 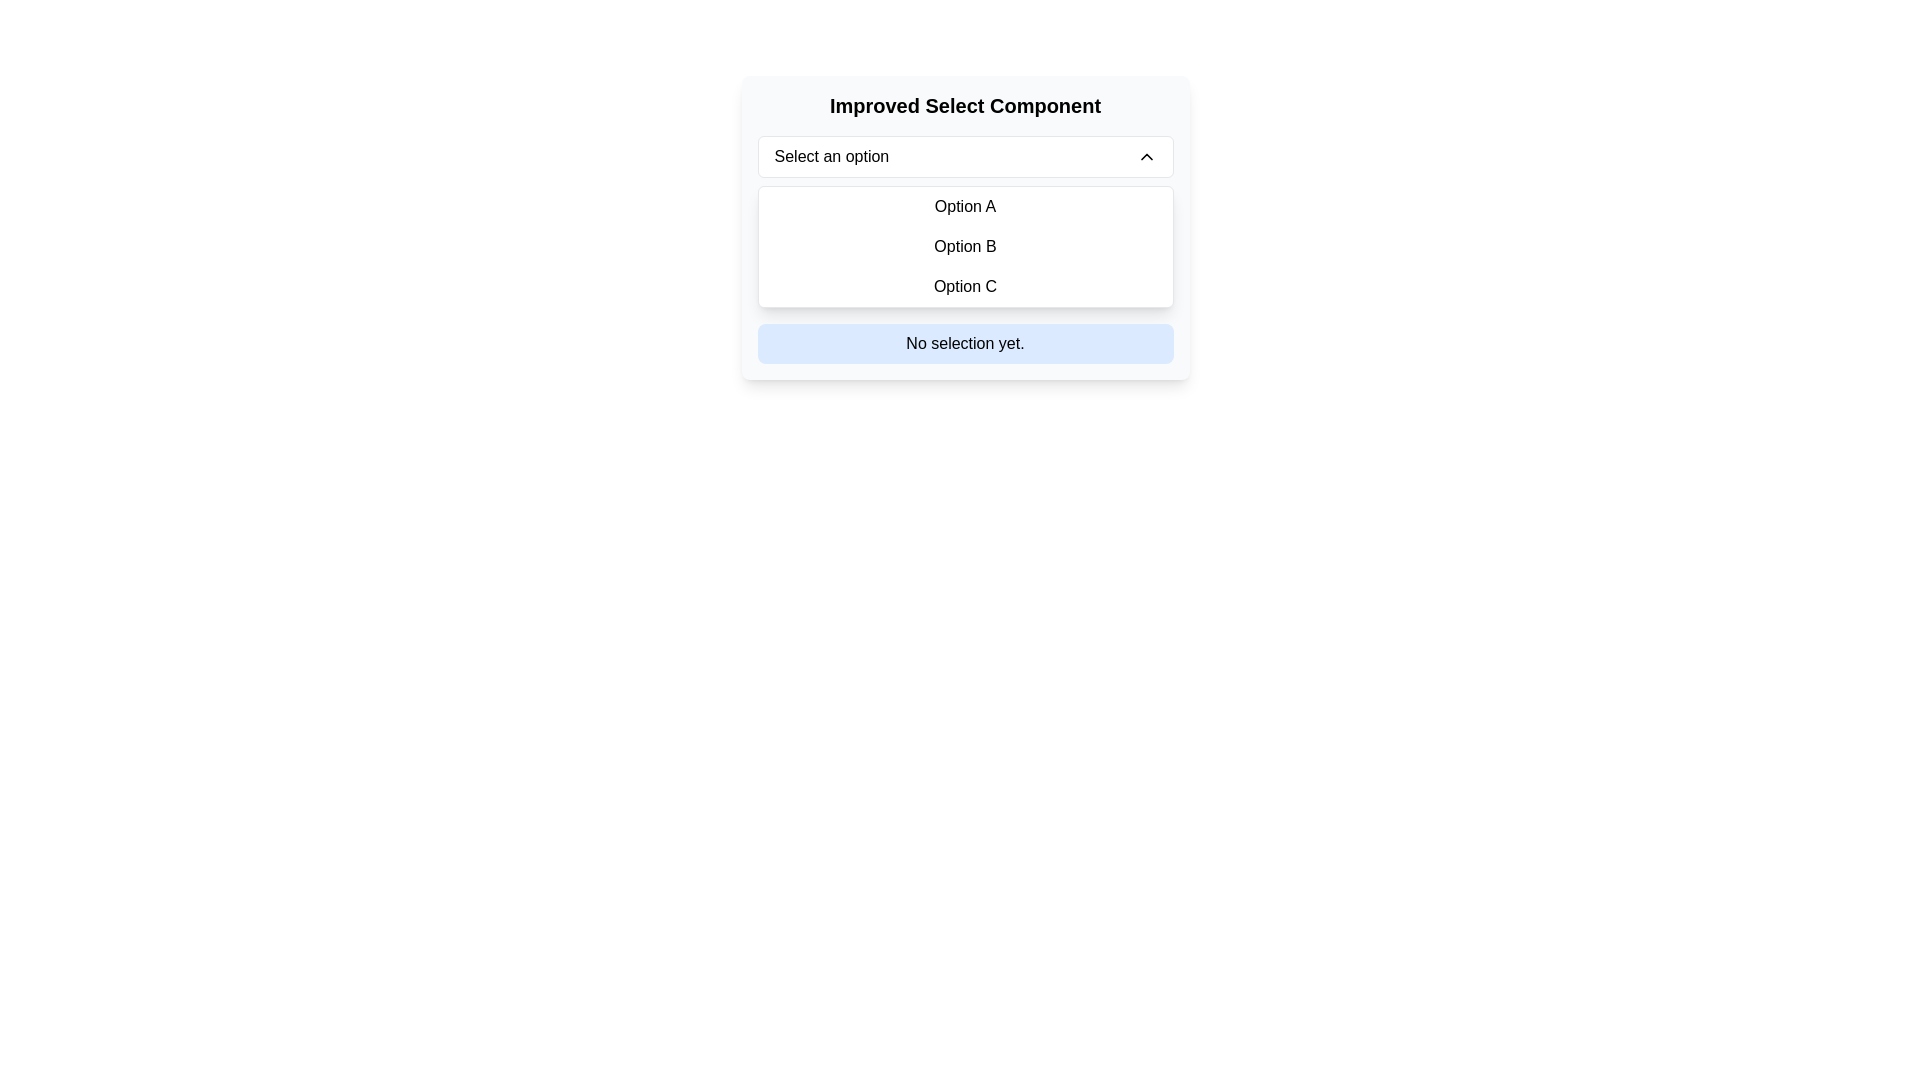 I want to click on the blue-colored notification box that displays the text 'No selection yet.' located within the 'Improved Select Component' panel, so click(x=965, y=342).